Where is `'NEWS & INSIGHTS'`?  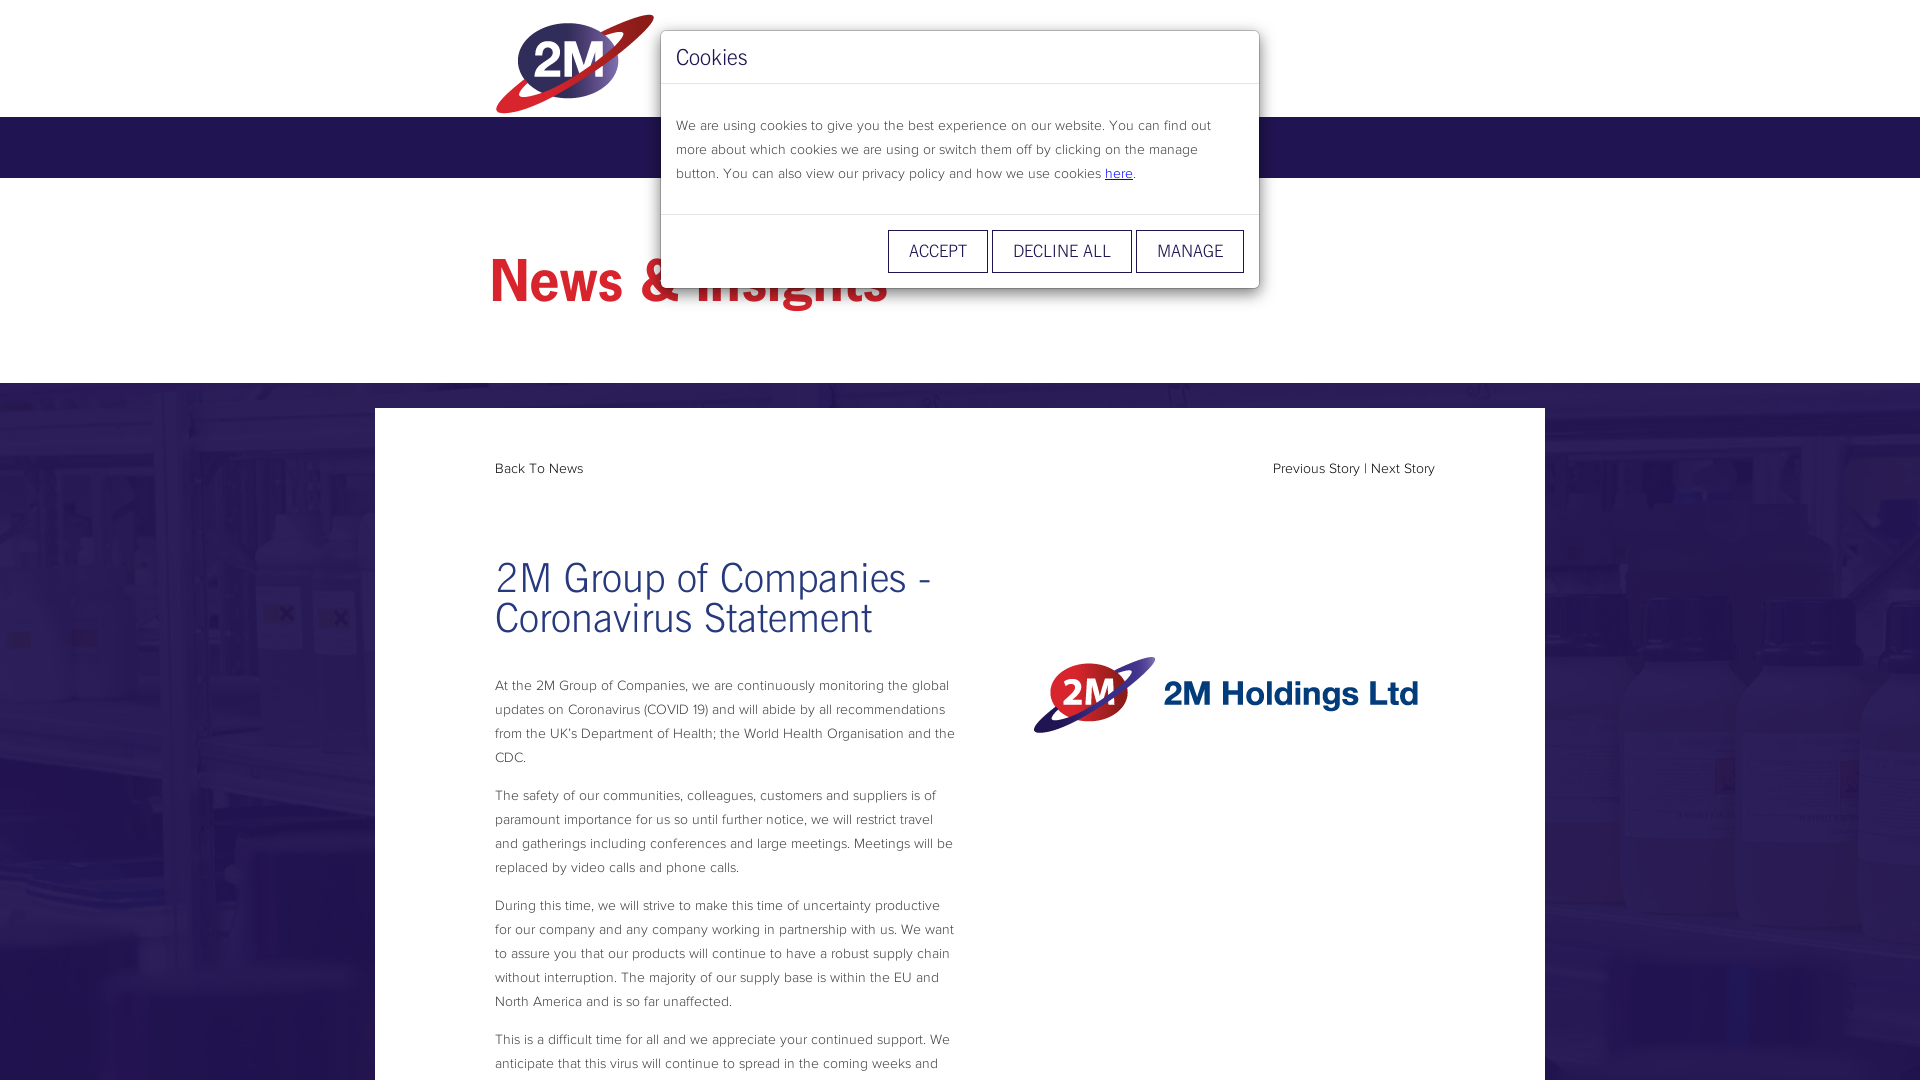 'NEWS & INSIGHTS' is located at coordinates (920, 146).